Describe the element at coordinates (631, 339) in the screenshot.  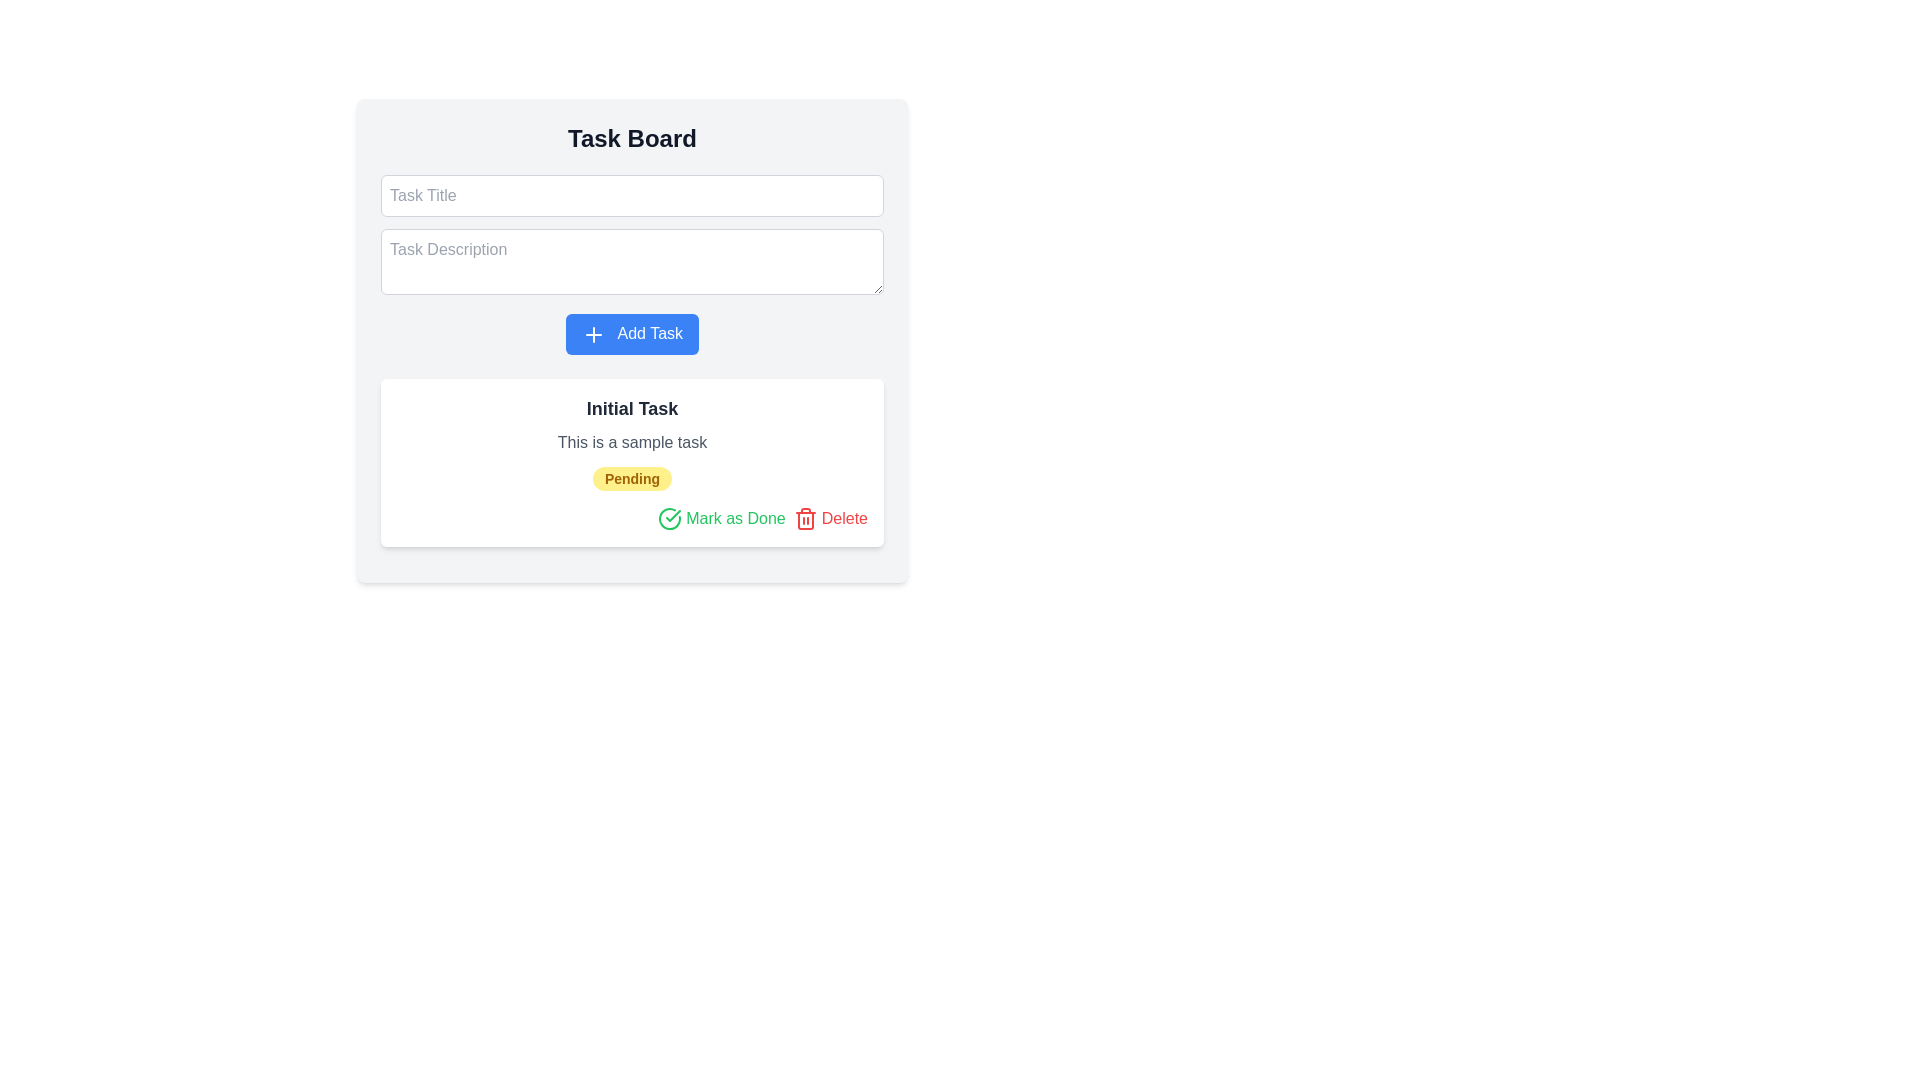
I see `the rectangular button with a blue background and white text reading 'Add Task'` at that location.